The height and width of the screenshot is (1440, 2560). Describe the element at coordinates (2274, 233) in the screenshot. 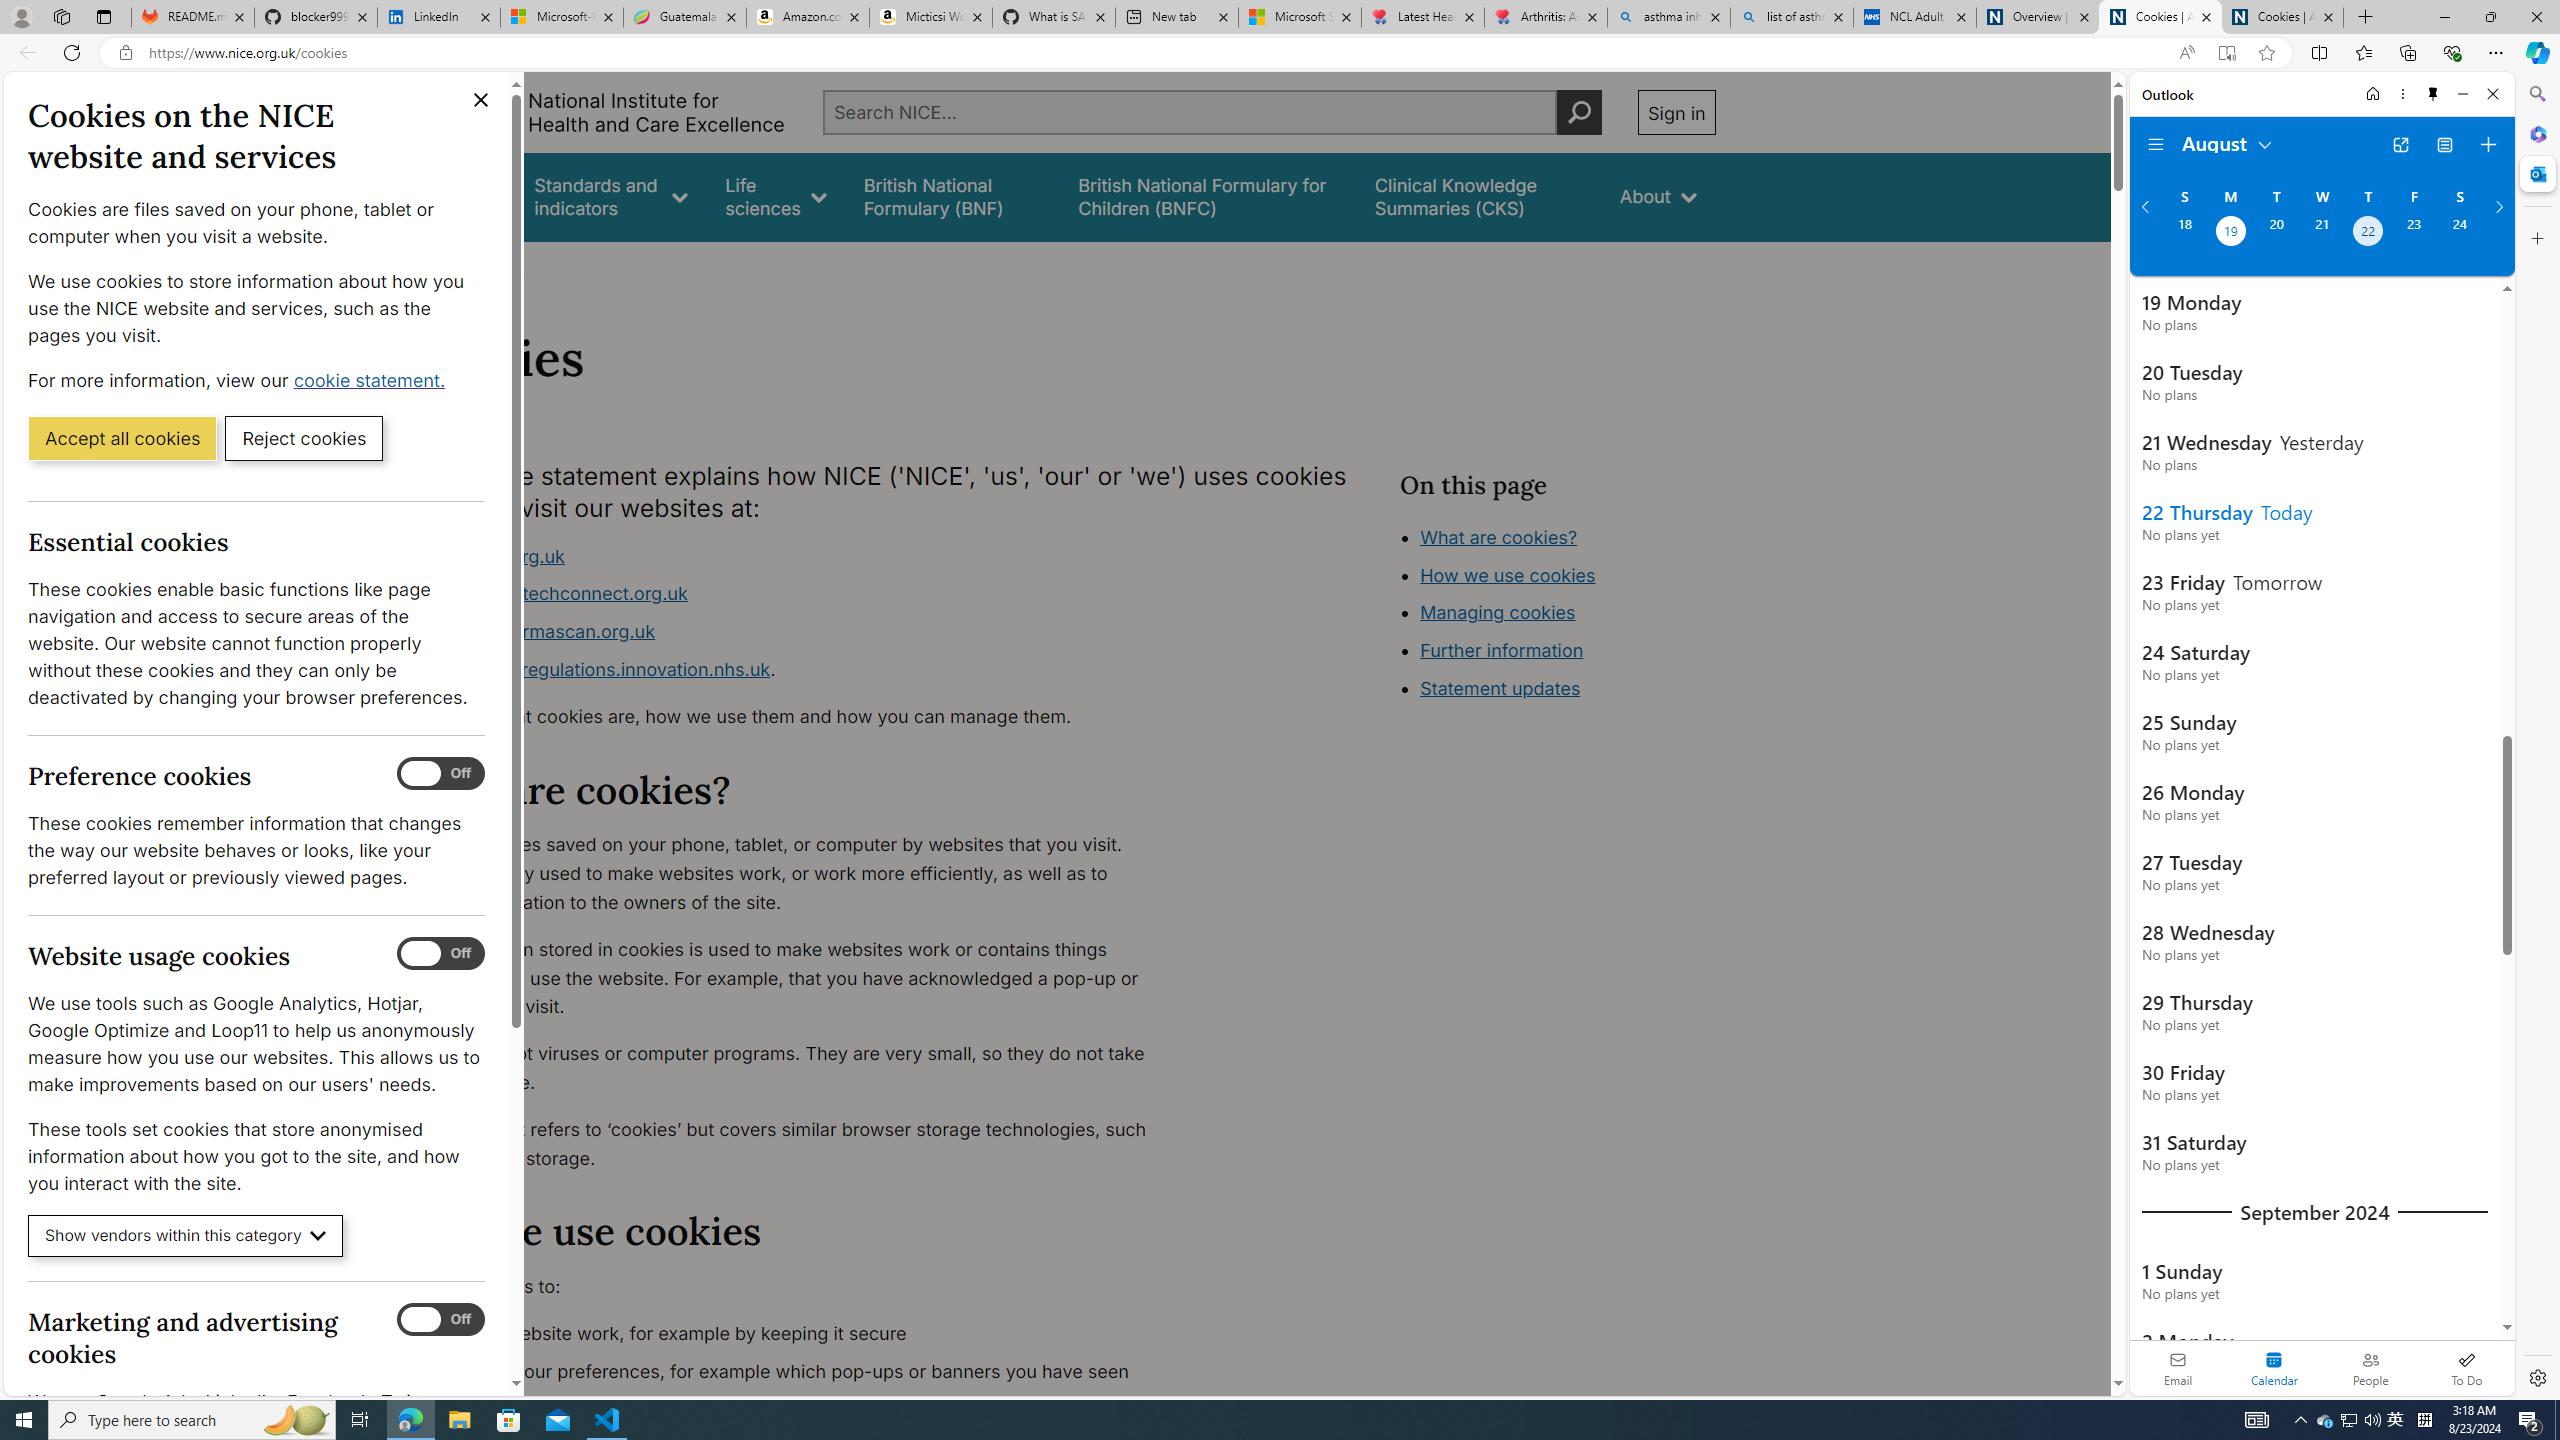

I see `'Tuesday, August 20, 2024. '` at that location.